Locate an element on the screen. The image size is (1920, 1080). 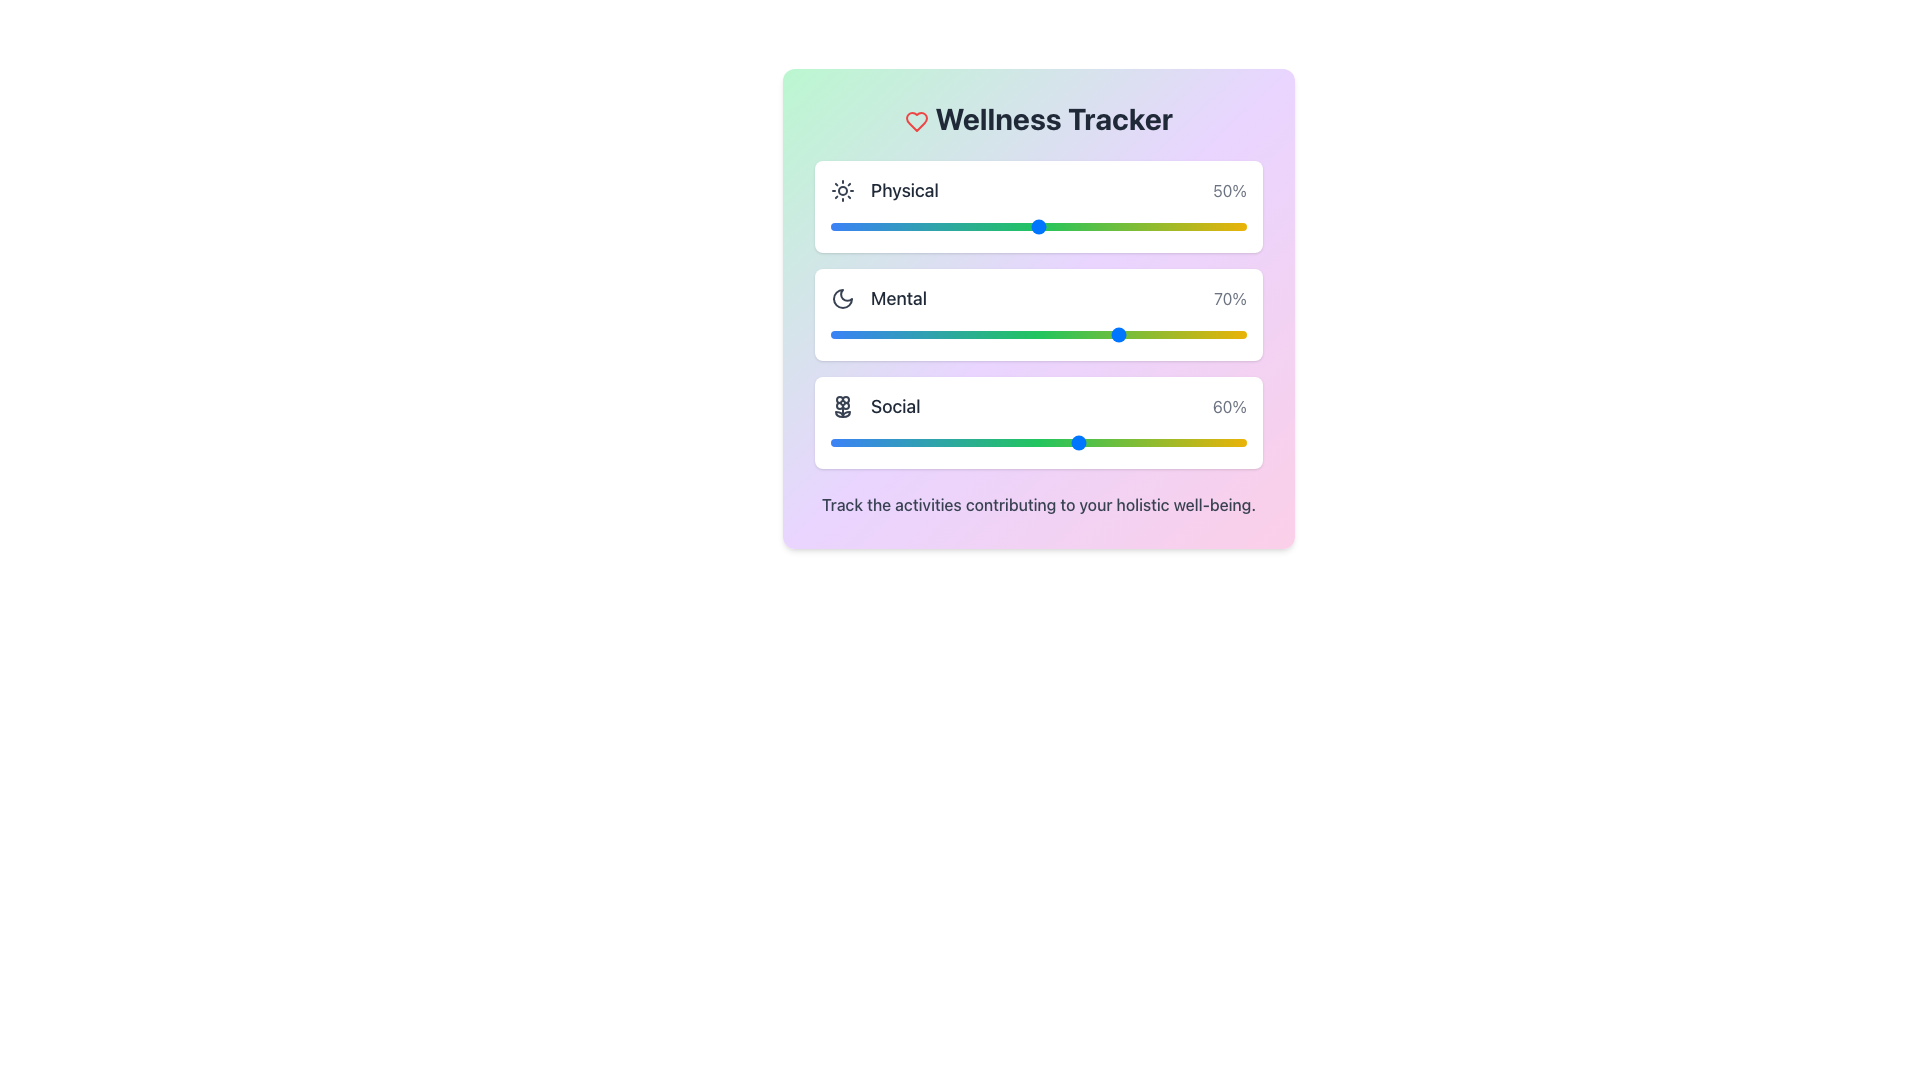
the Decorative icon, which is a small flower-like icon in dark gray located to the left of the 'Social' label in the Wellness Tracker section is located at coordinates (843, 406).